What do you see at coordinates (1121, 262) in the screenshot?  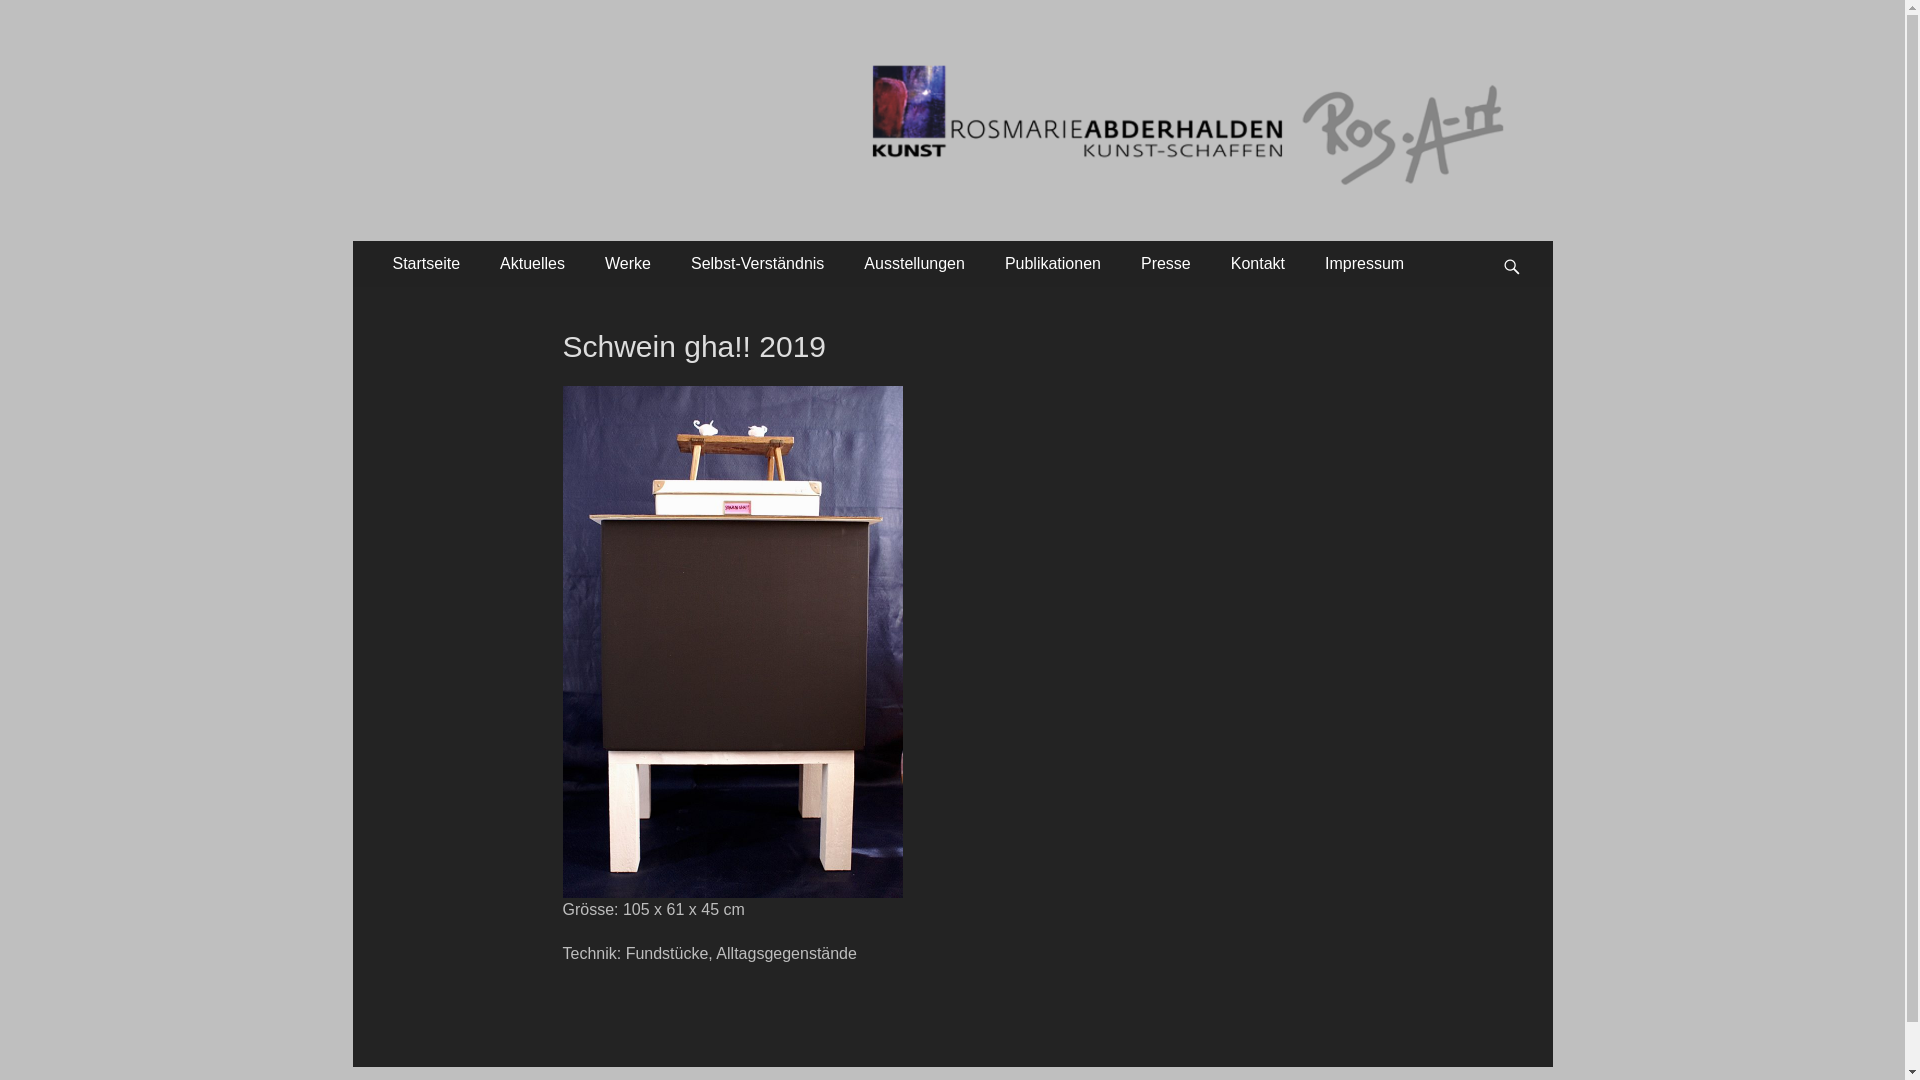 I see `'Presse'` at bounding box center [1121, 262].